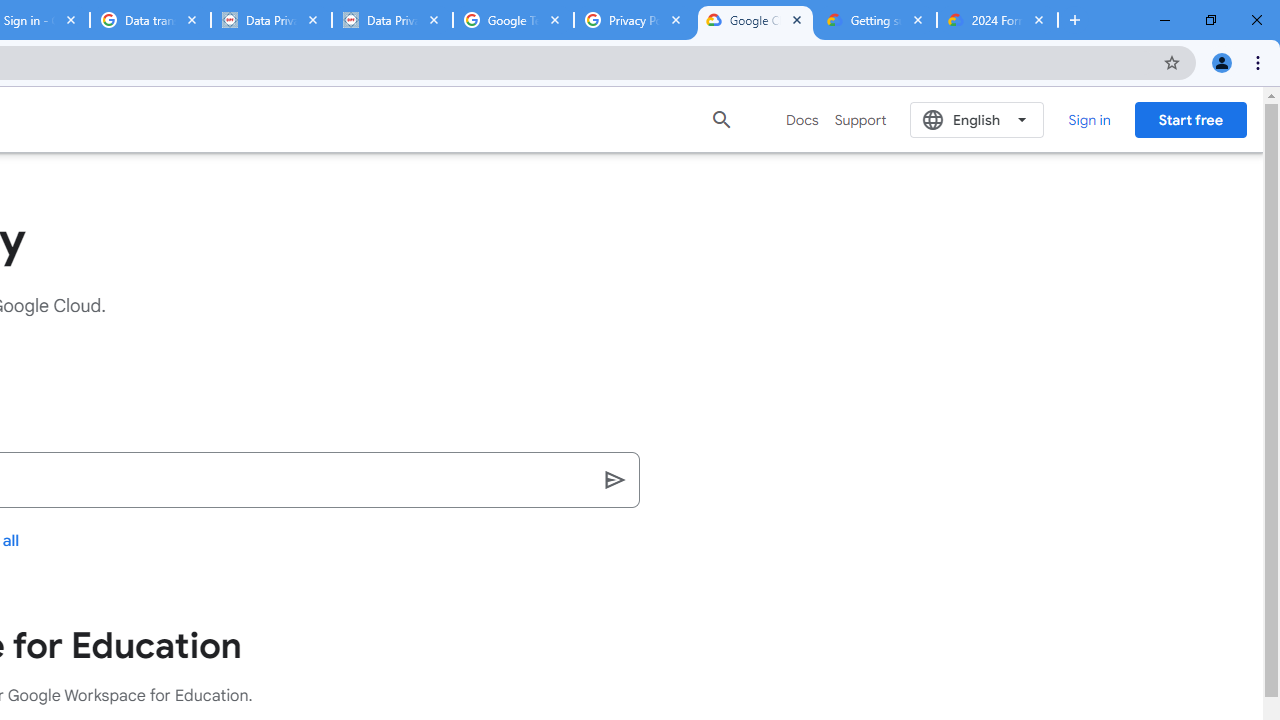 The height and width of the screenshot is (720, 1280). What do you see at coordinates (270, 20) in the screenshot?
I see `'Data Privacy Framework'` at bounding box center [270, 20].